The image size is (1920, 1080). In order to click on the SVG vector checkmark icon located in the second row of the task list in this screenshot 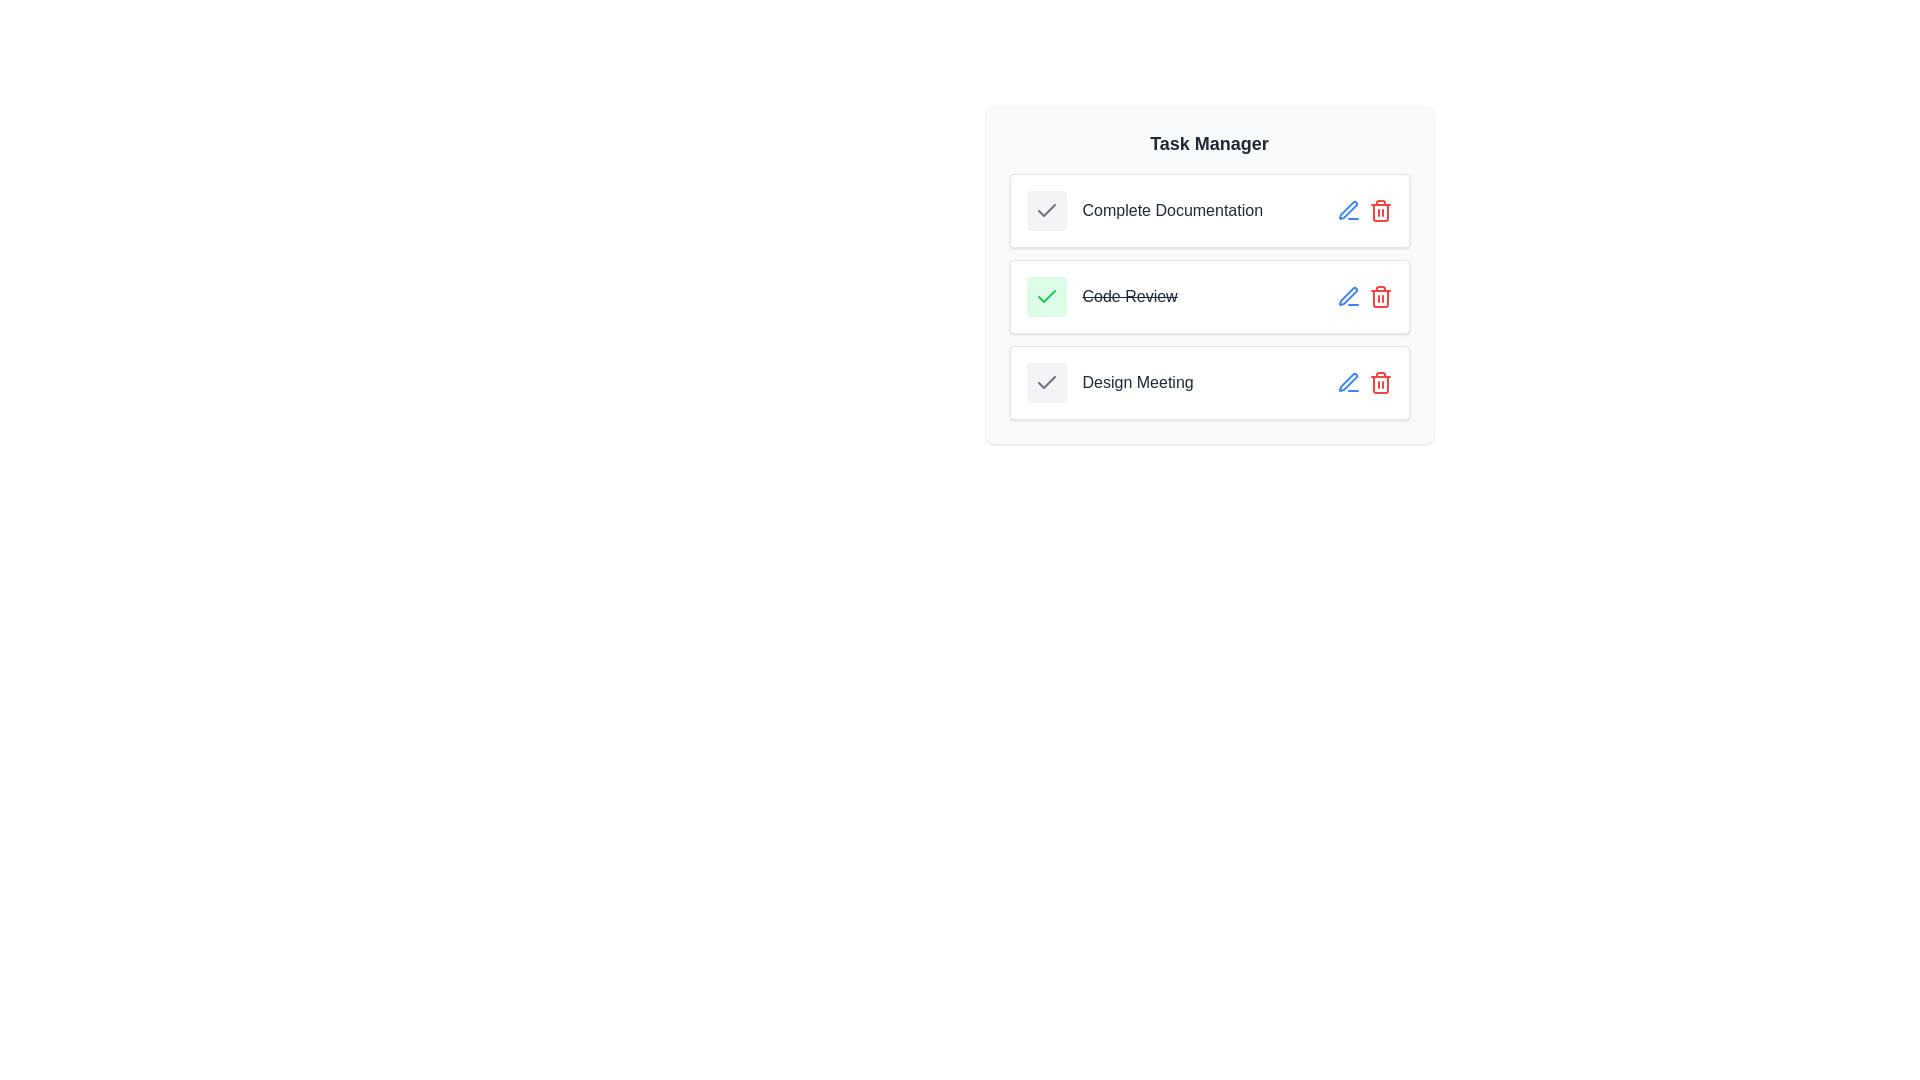, I will do `click(1045, 296)`.